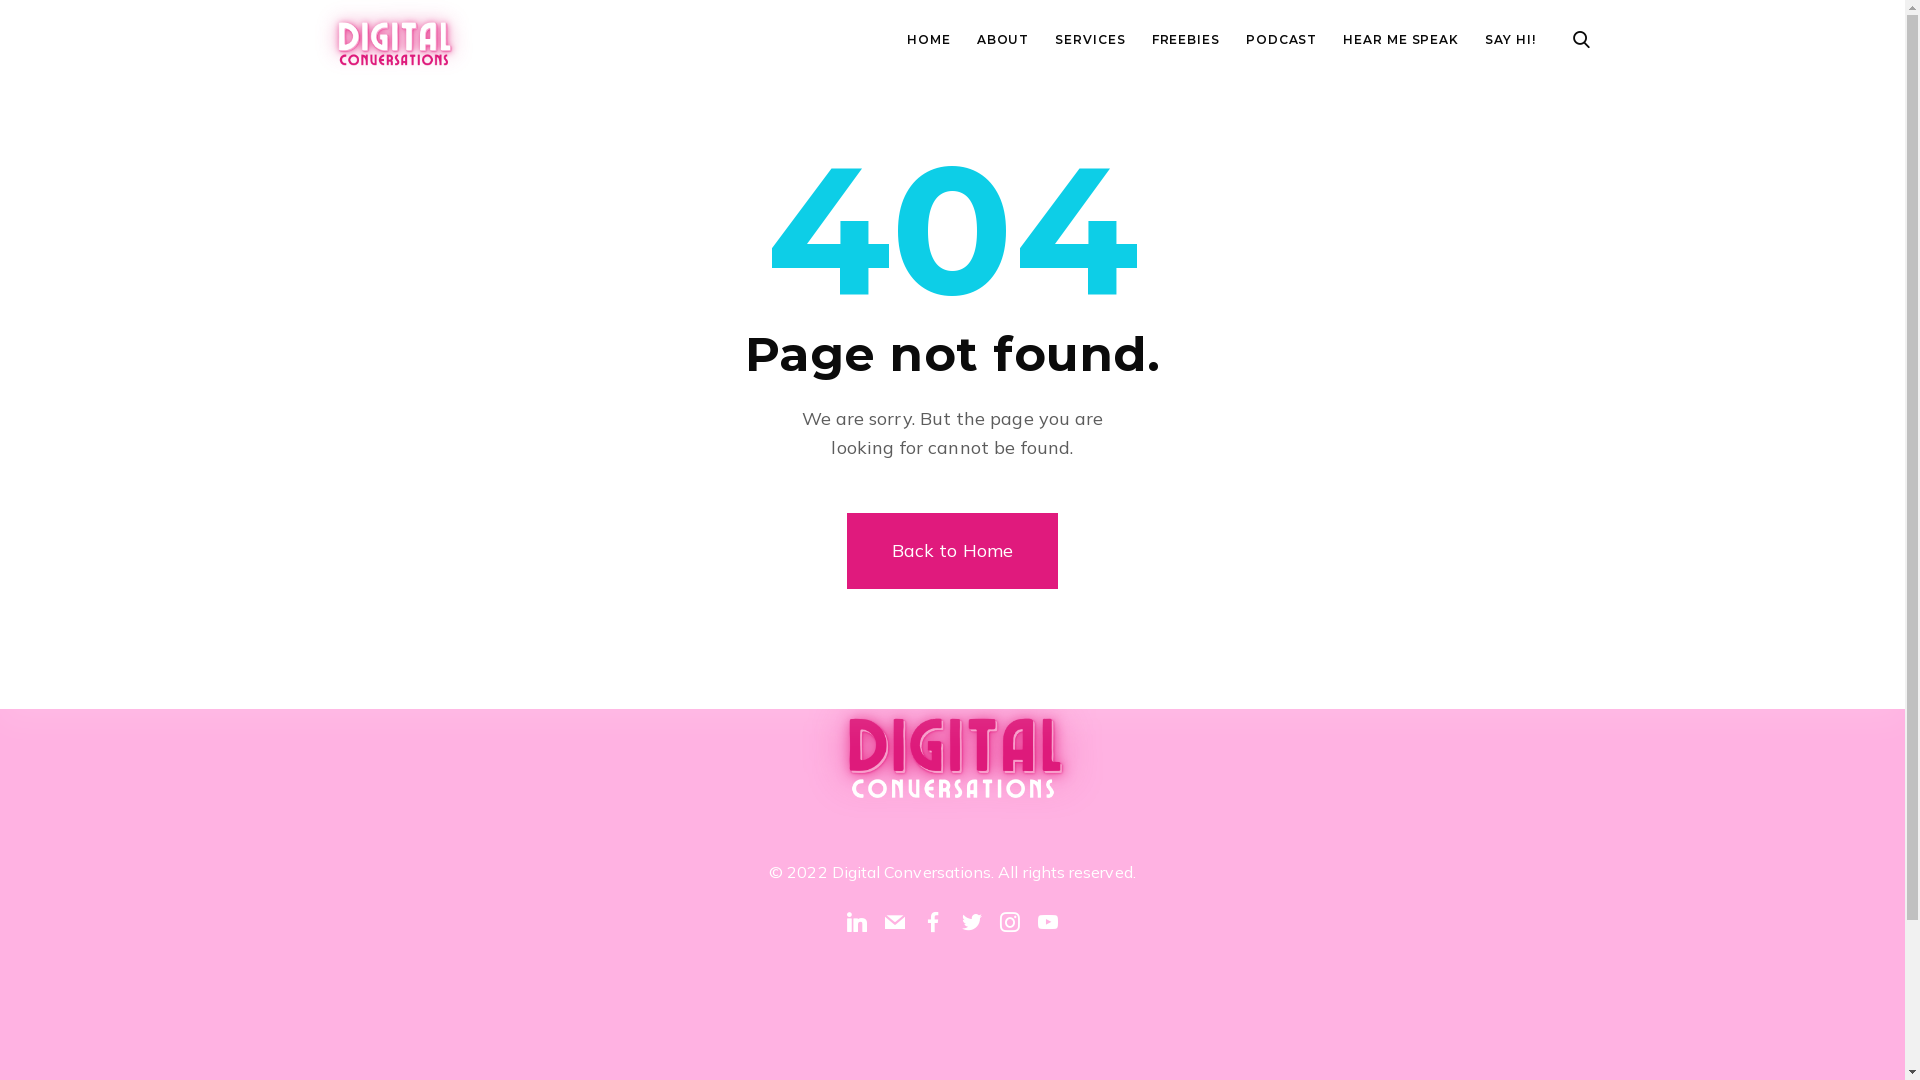 This screenshot has width=1920, height=1080. Describe the element at coordinates (1185, 39) in the screenshot. I see `'FREEBIES'` at that location.